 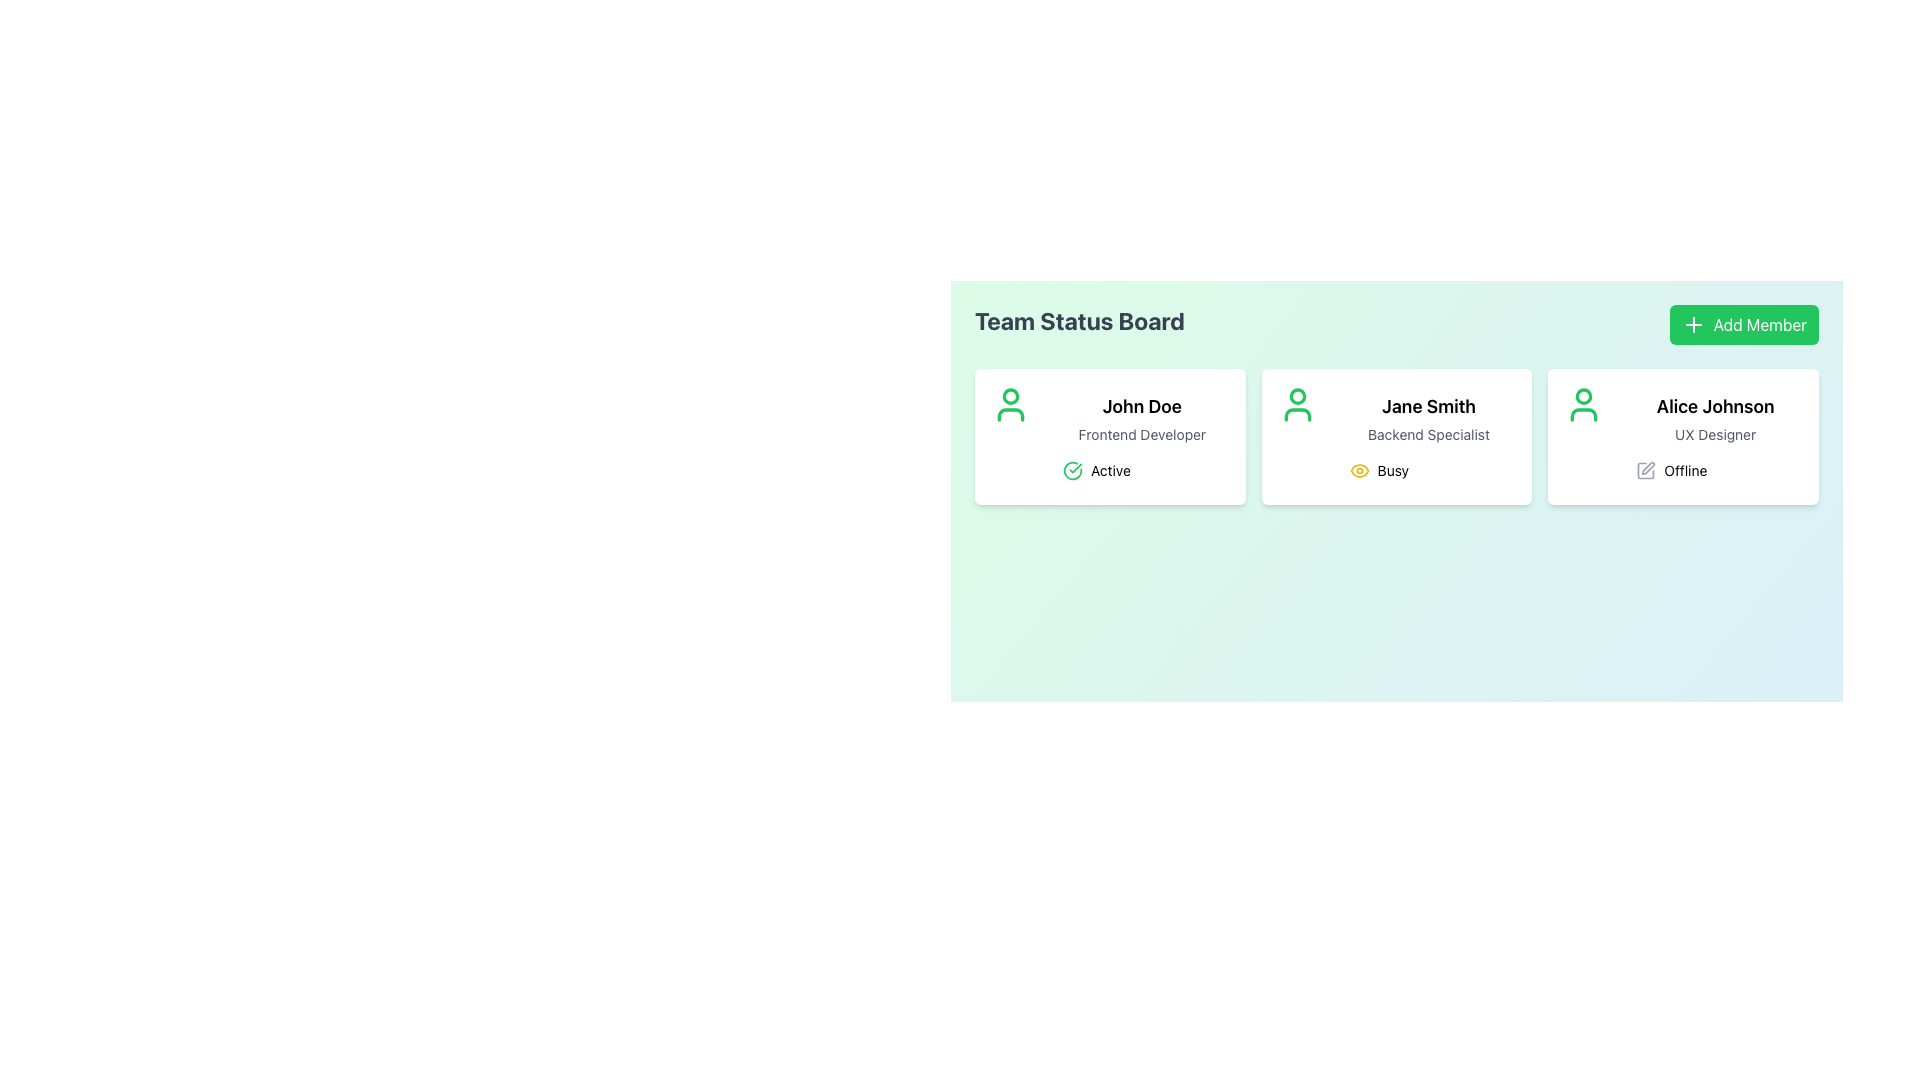 I want to click on user's avatar graphic represented by the SVG circle on the status board using a developer tool, so click(x=1011, y=396).